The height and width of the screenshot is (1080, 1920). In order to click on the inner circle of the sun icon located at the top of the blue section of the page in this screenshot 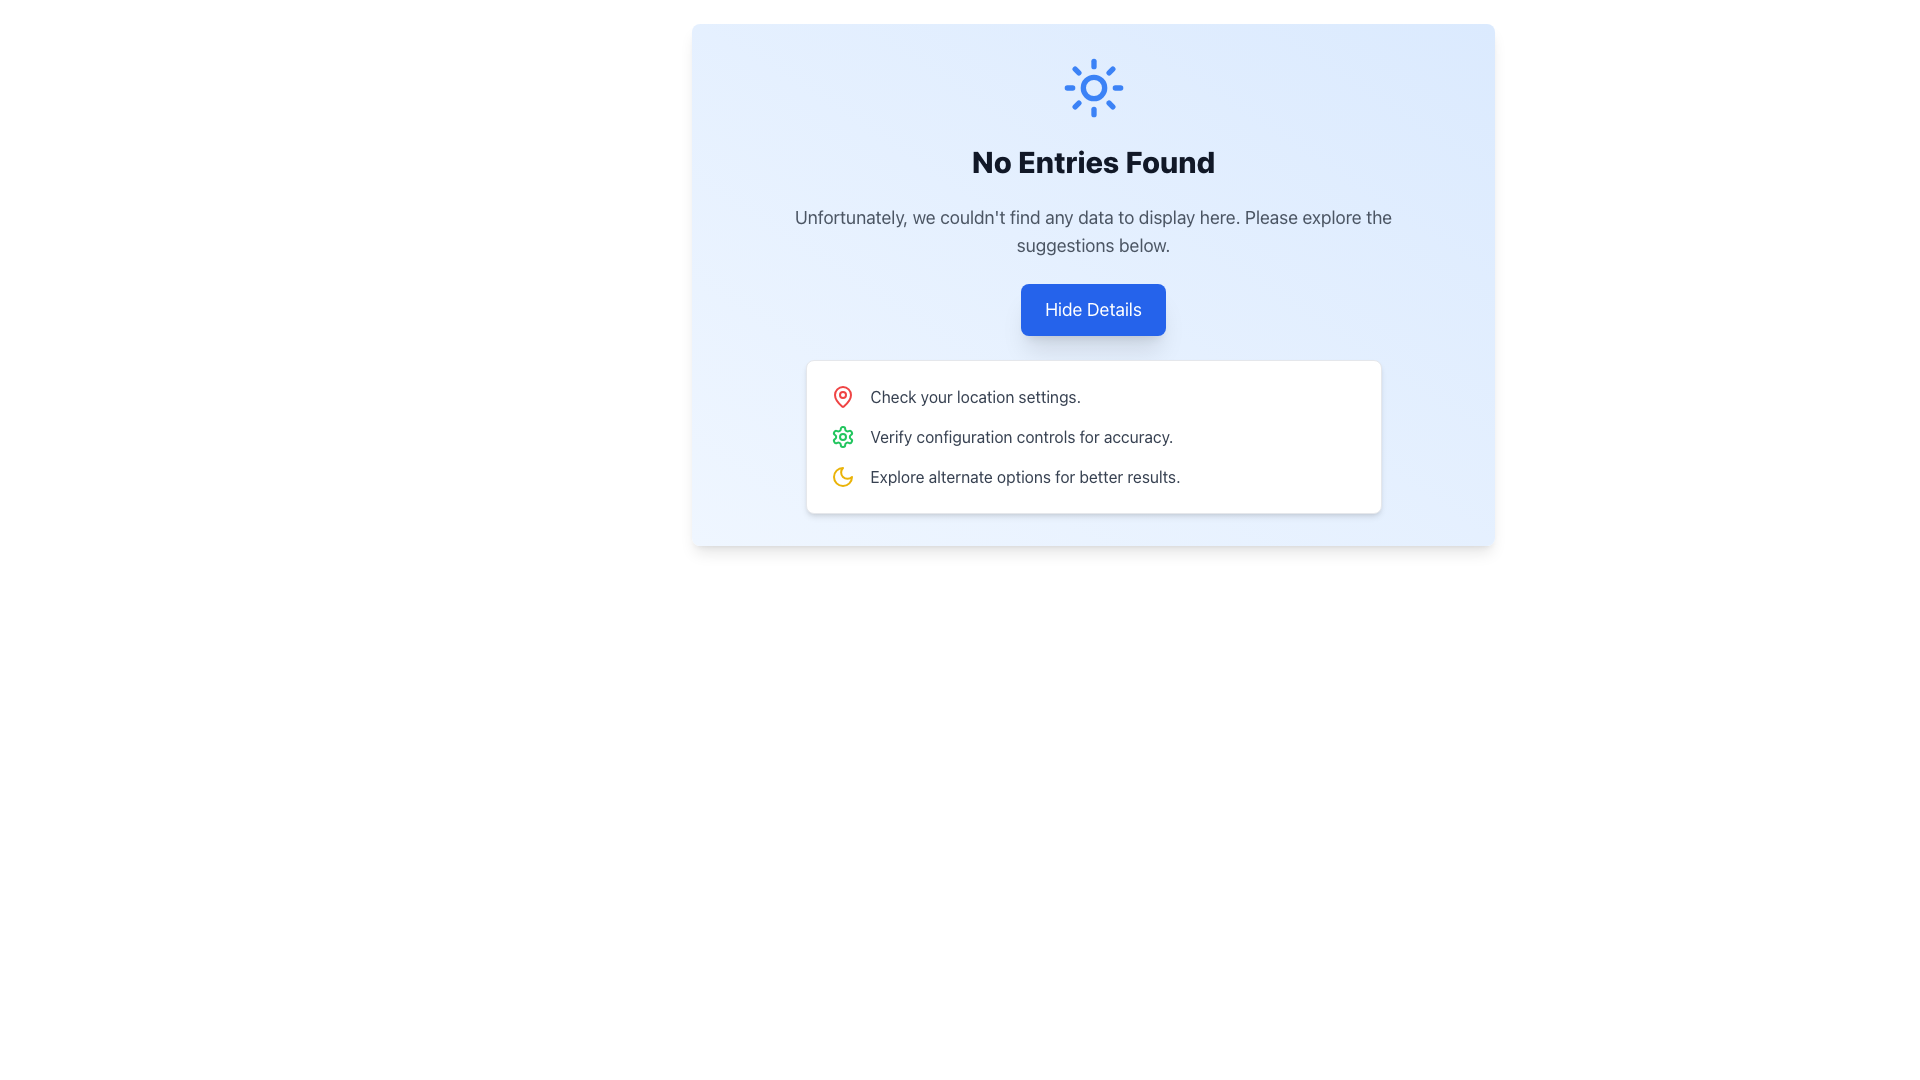, I will do `click(1092, 87)`.